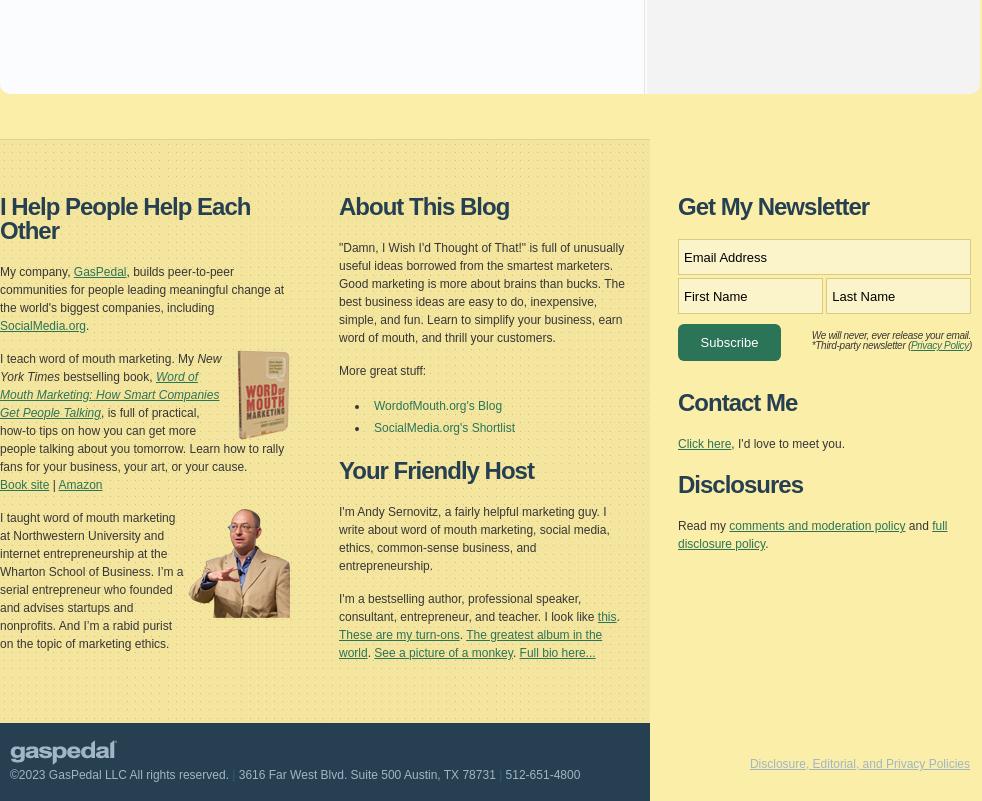  Describe the element at coordinates (817, 526) in the screenshot. I see `'comments and moderation policy'` at that location.